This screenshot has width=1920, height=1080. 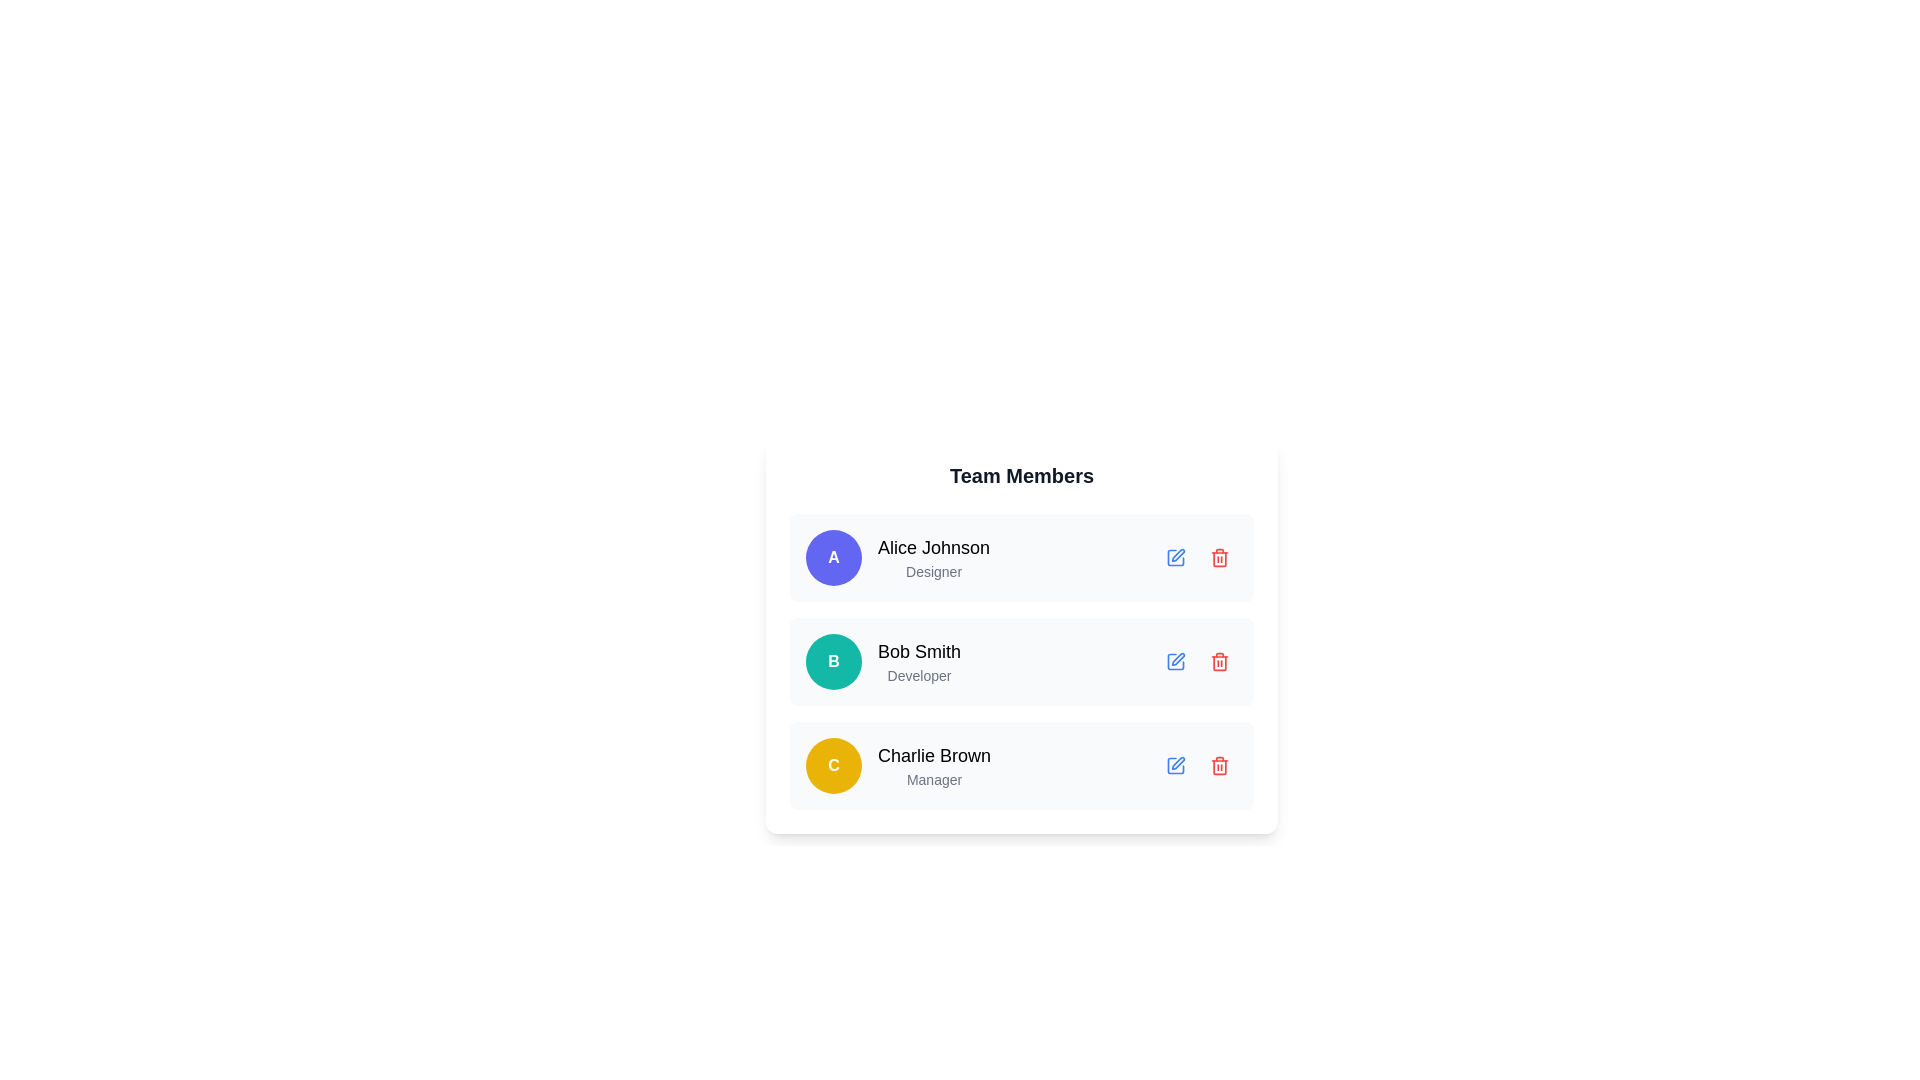 I want to click on the Text Display element showing the name 'Bob Smith' and the role 'Developer', which is located in the second row of the team members list, so click(x=918, y=662).